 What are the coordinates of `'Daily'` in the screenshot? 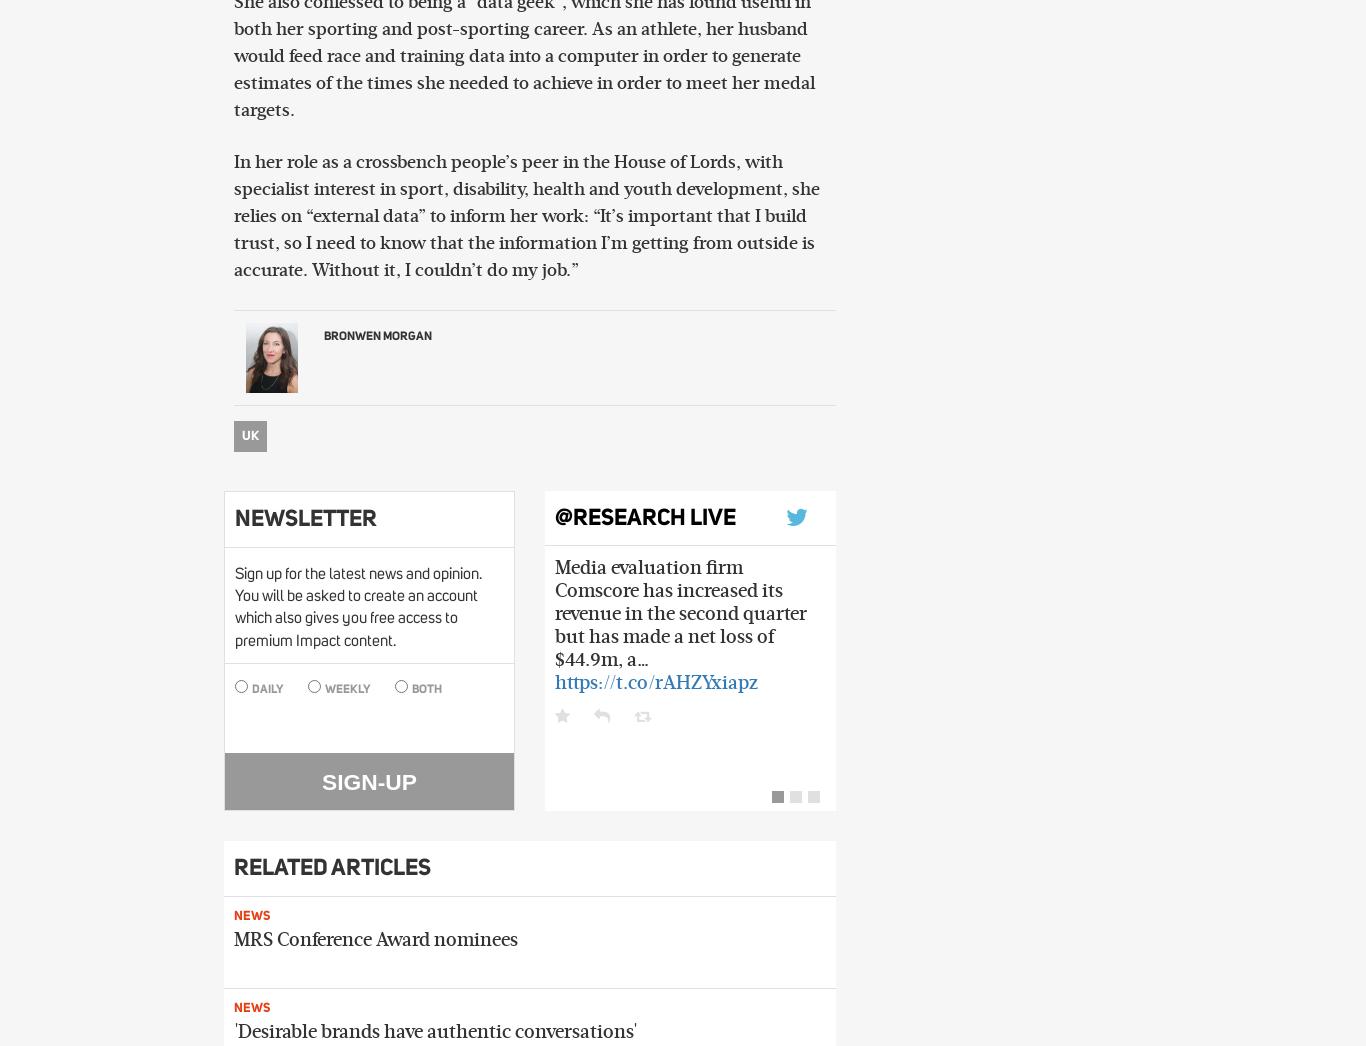 It's located at (265, 689).